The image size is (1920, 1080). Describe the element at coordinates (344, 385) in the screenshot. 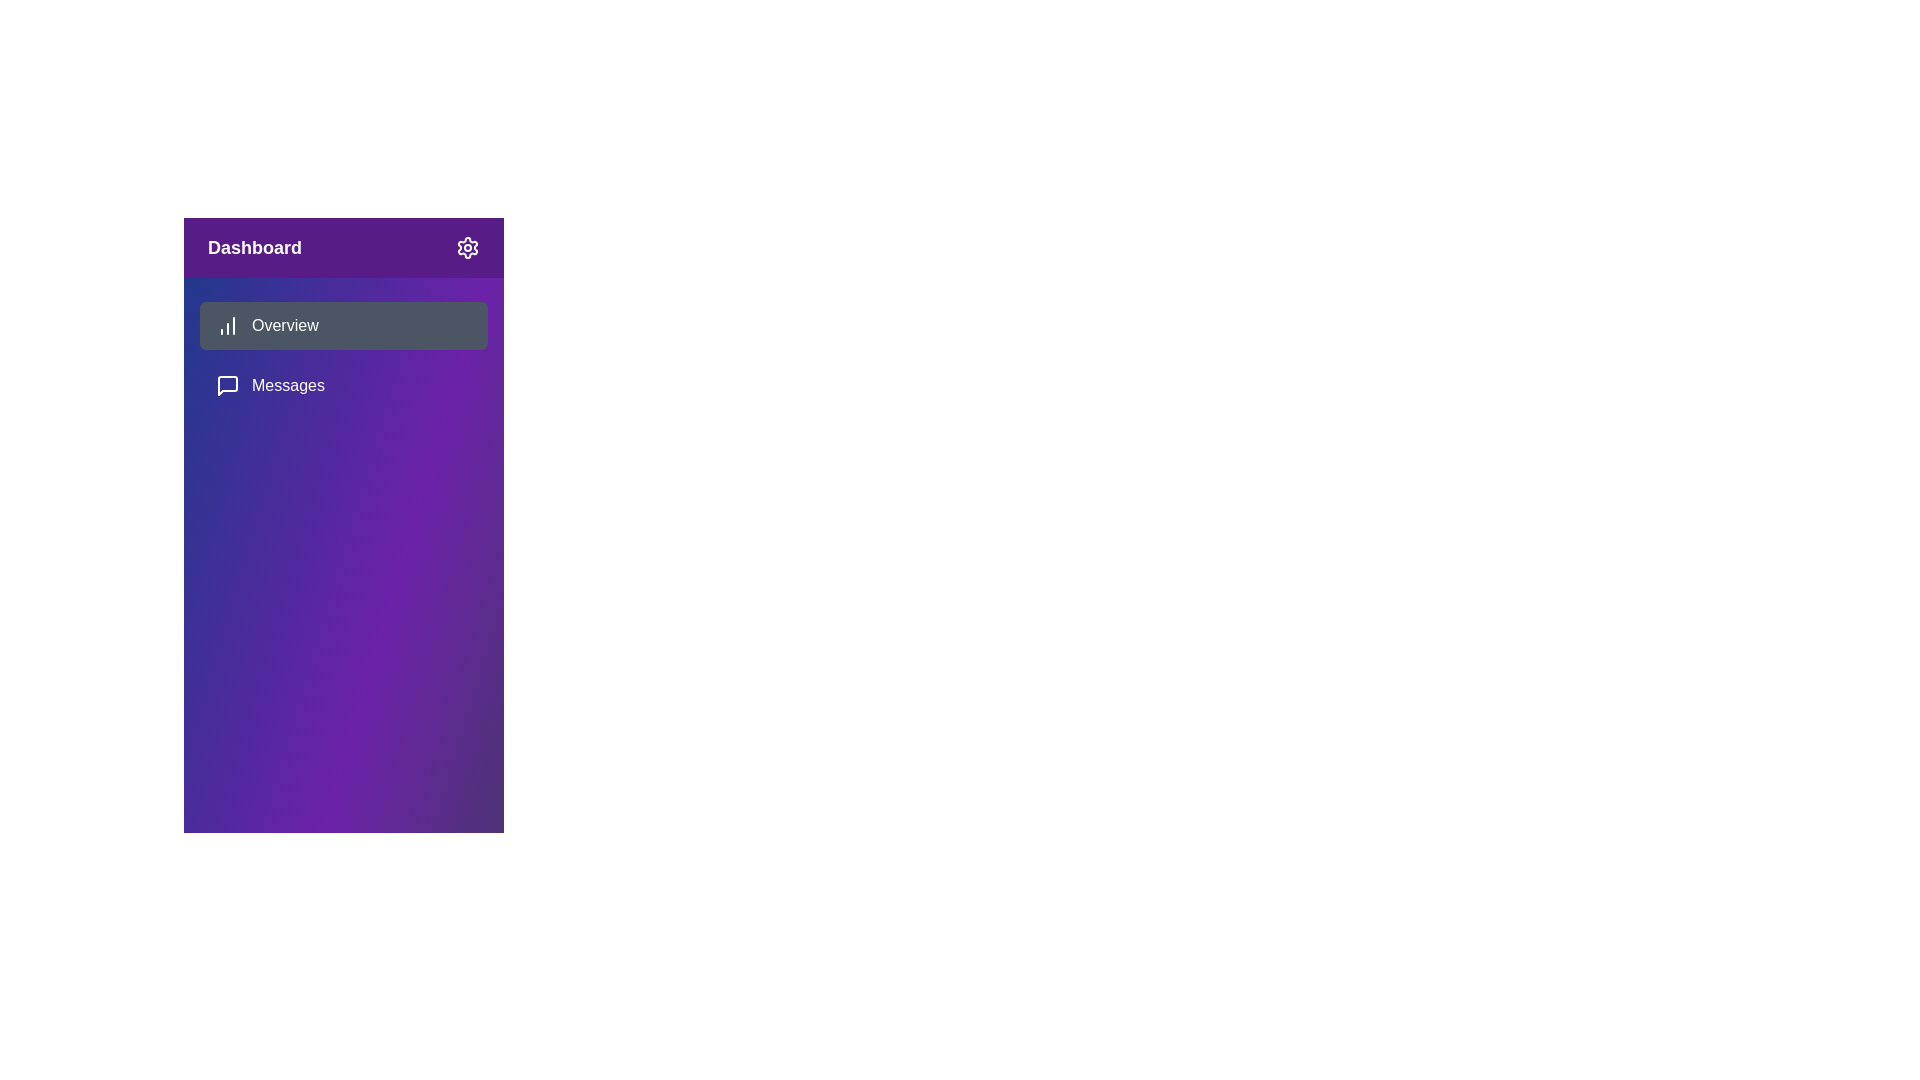

I see `the menu item Messages to observe the hover effect` at that location.